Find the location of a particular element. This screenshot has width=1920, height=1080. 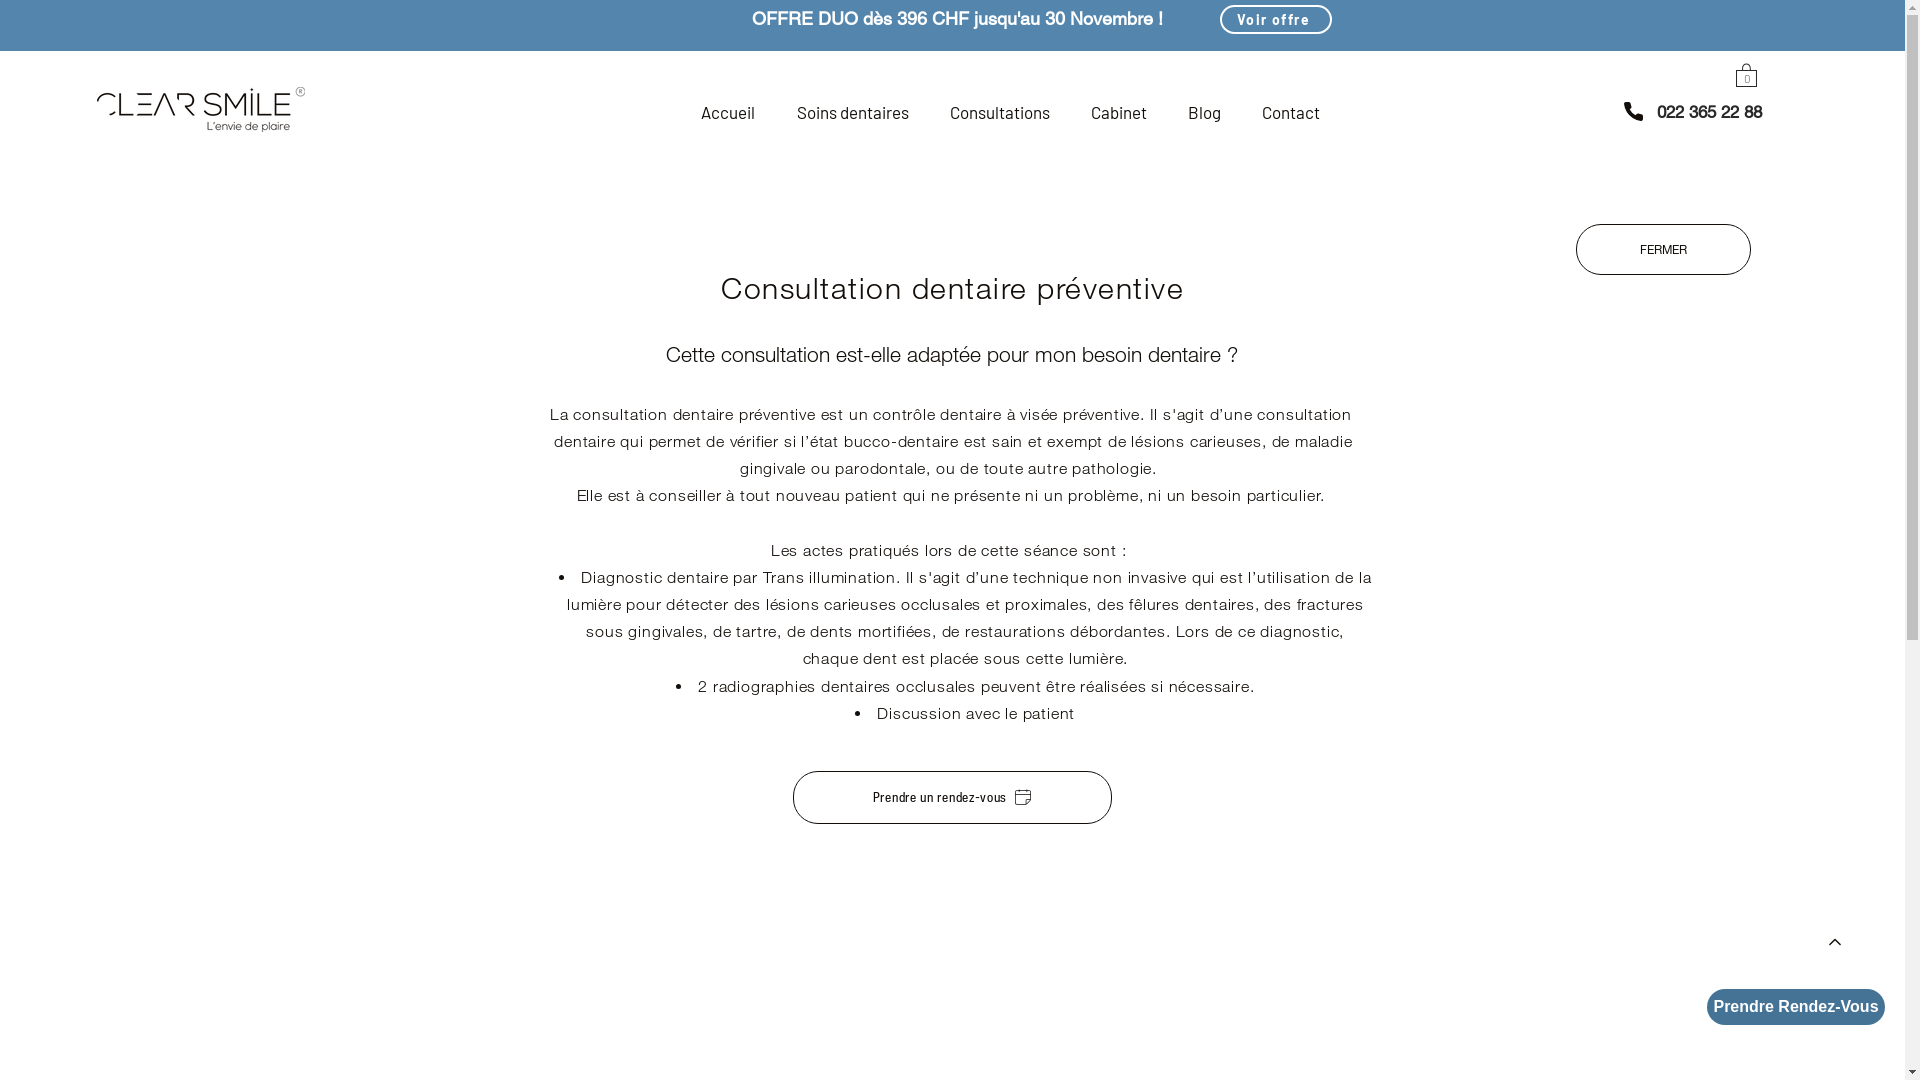

'022 365 22 88' is located at coordinates (1708, 111).